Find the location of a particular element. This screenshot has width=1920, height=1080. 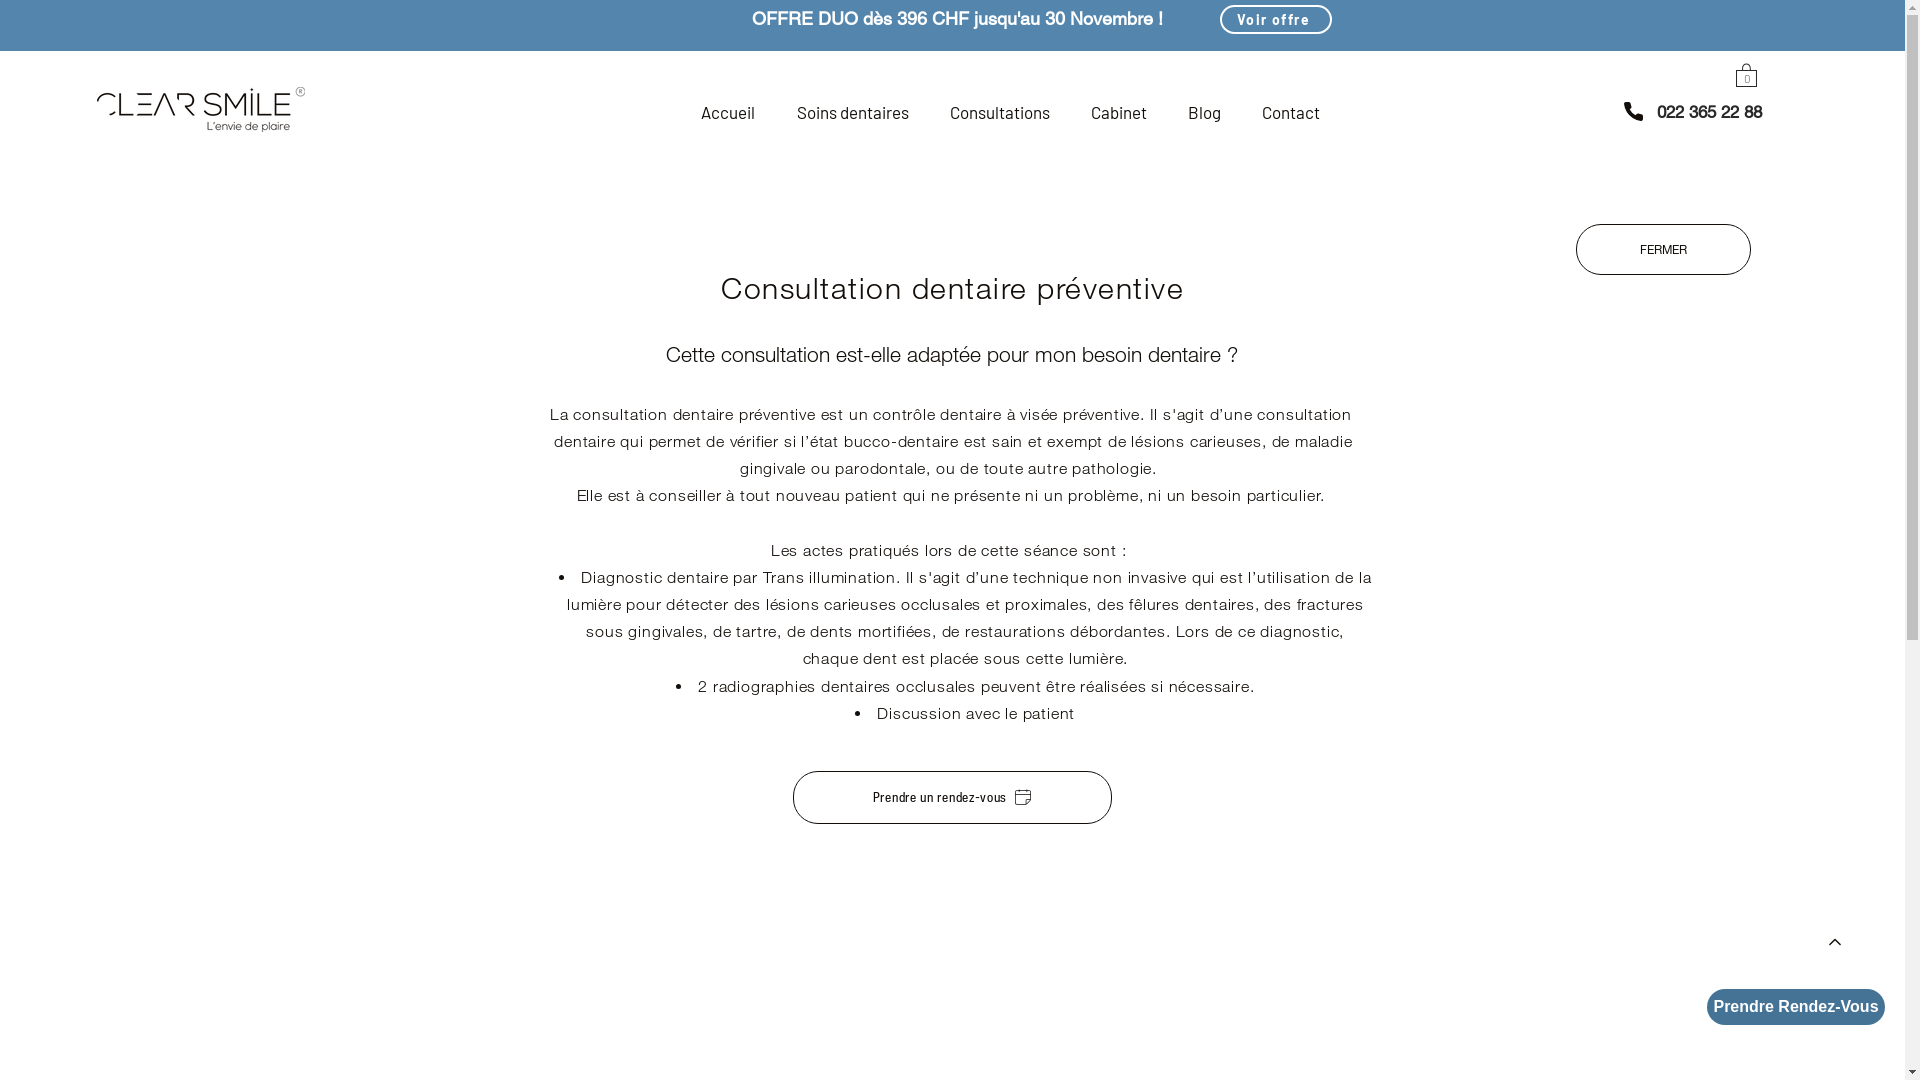

'022 365 22 88' is located at coordinates (1708, 111).